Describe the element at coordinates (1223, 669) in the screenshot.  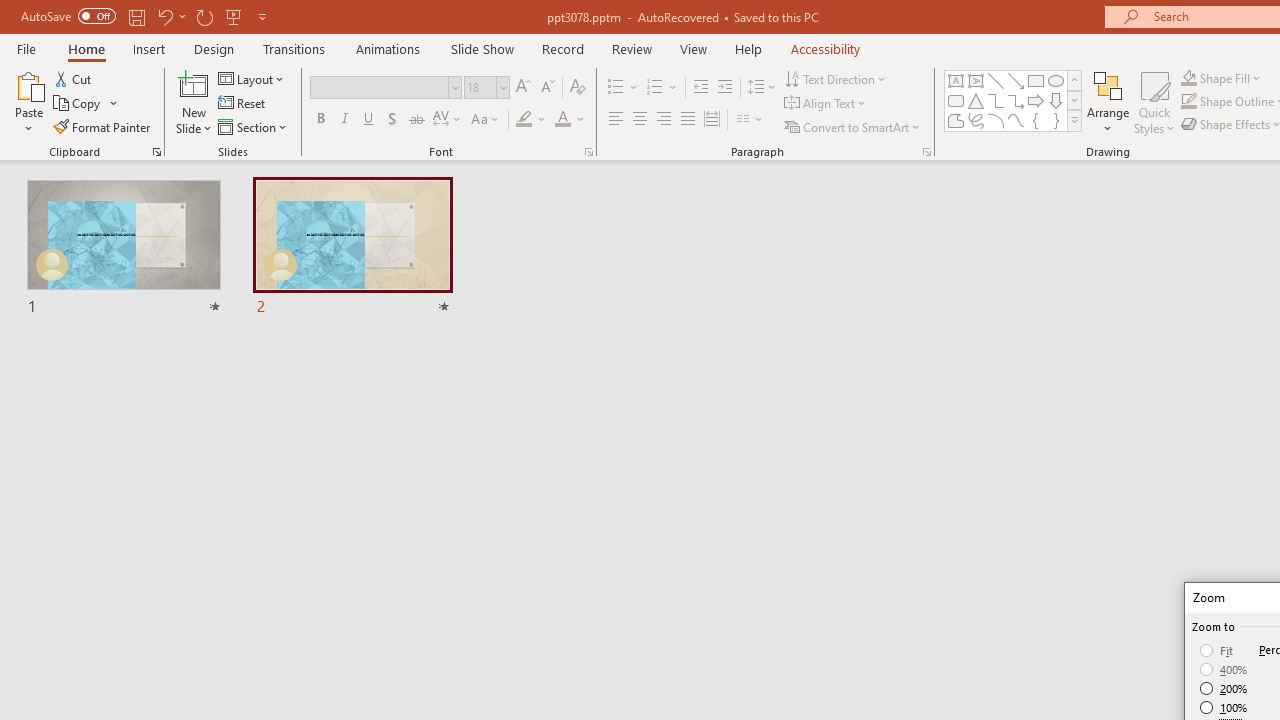
I see `'400%'` at that location.